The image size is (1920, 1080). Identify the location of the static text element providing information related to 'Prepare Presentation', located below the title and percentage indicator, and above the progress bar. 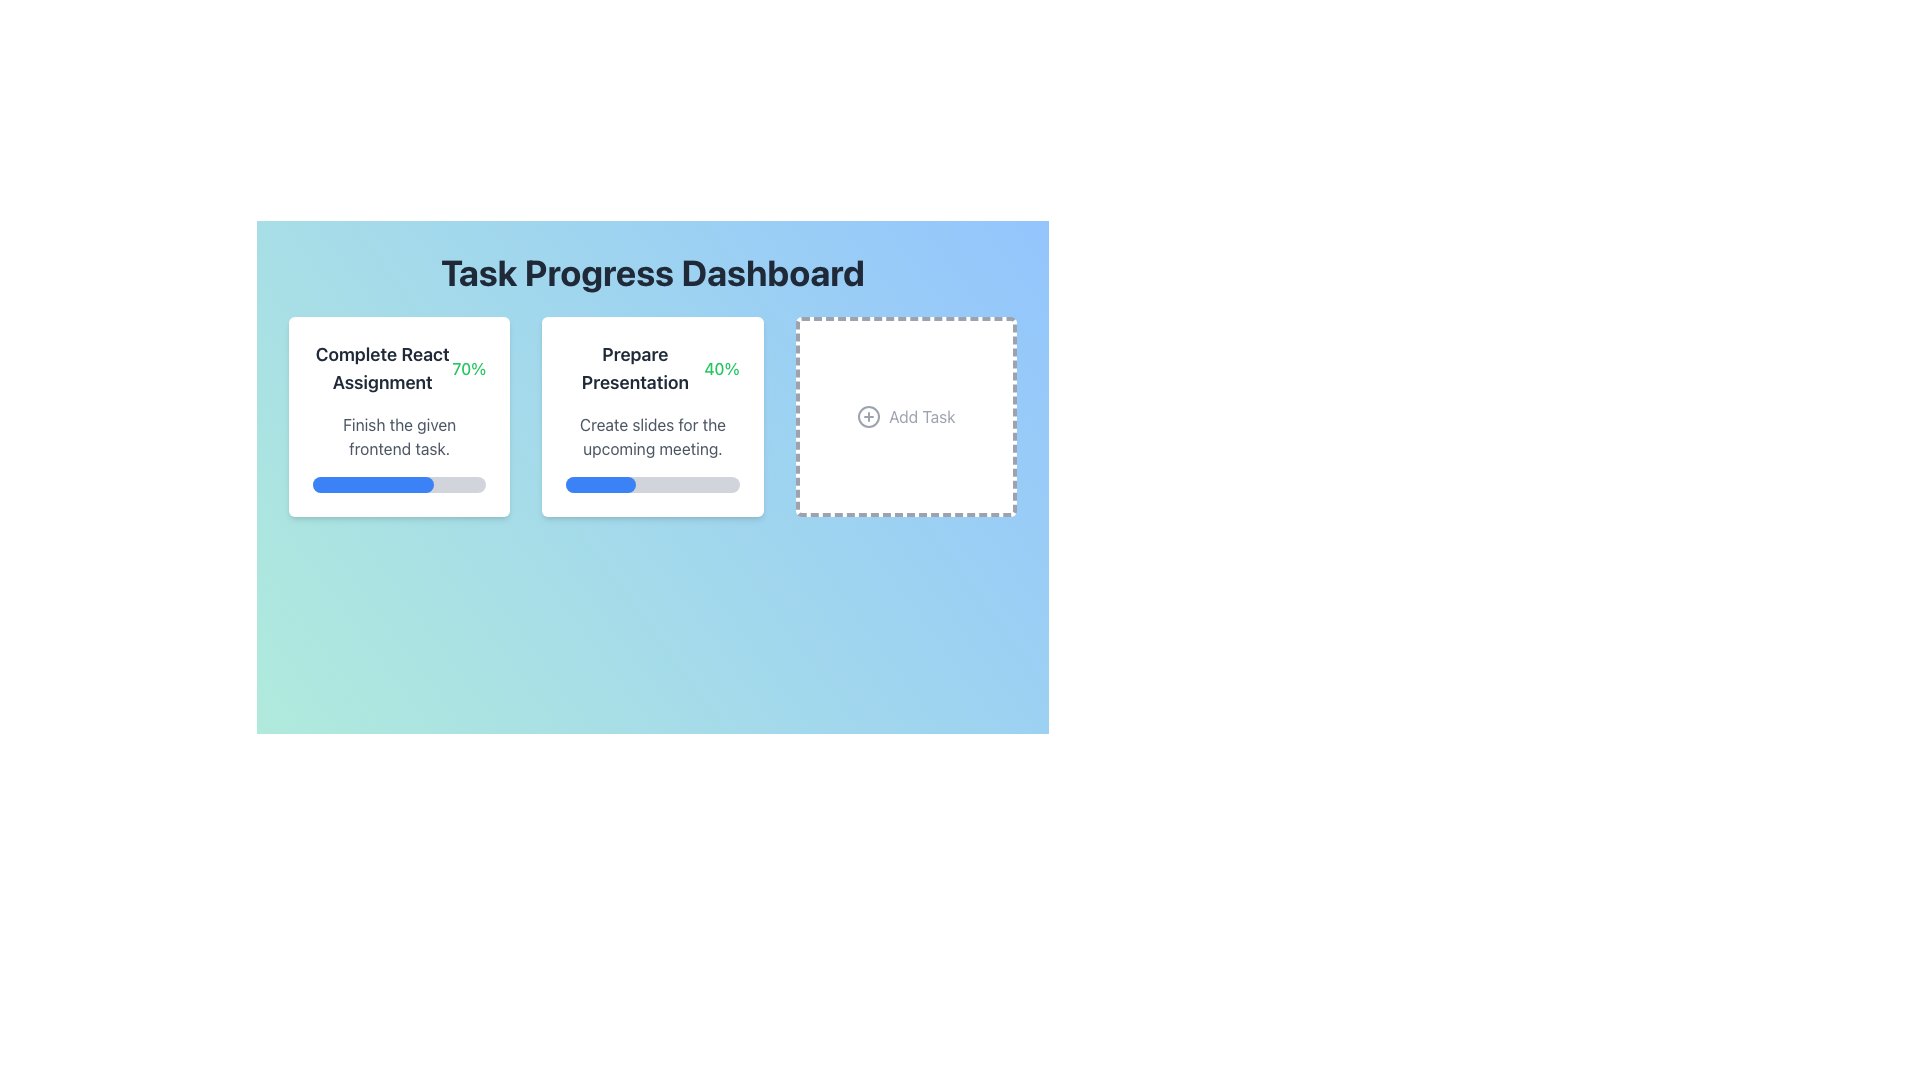
(652, 435).